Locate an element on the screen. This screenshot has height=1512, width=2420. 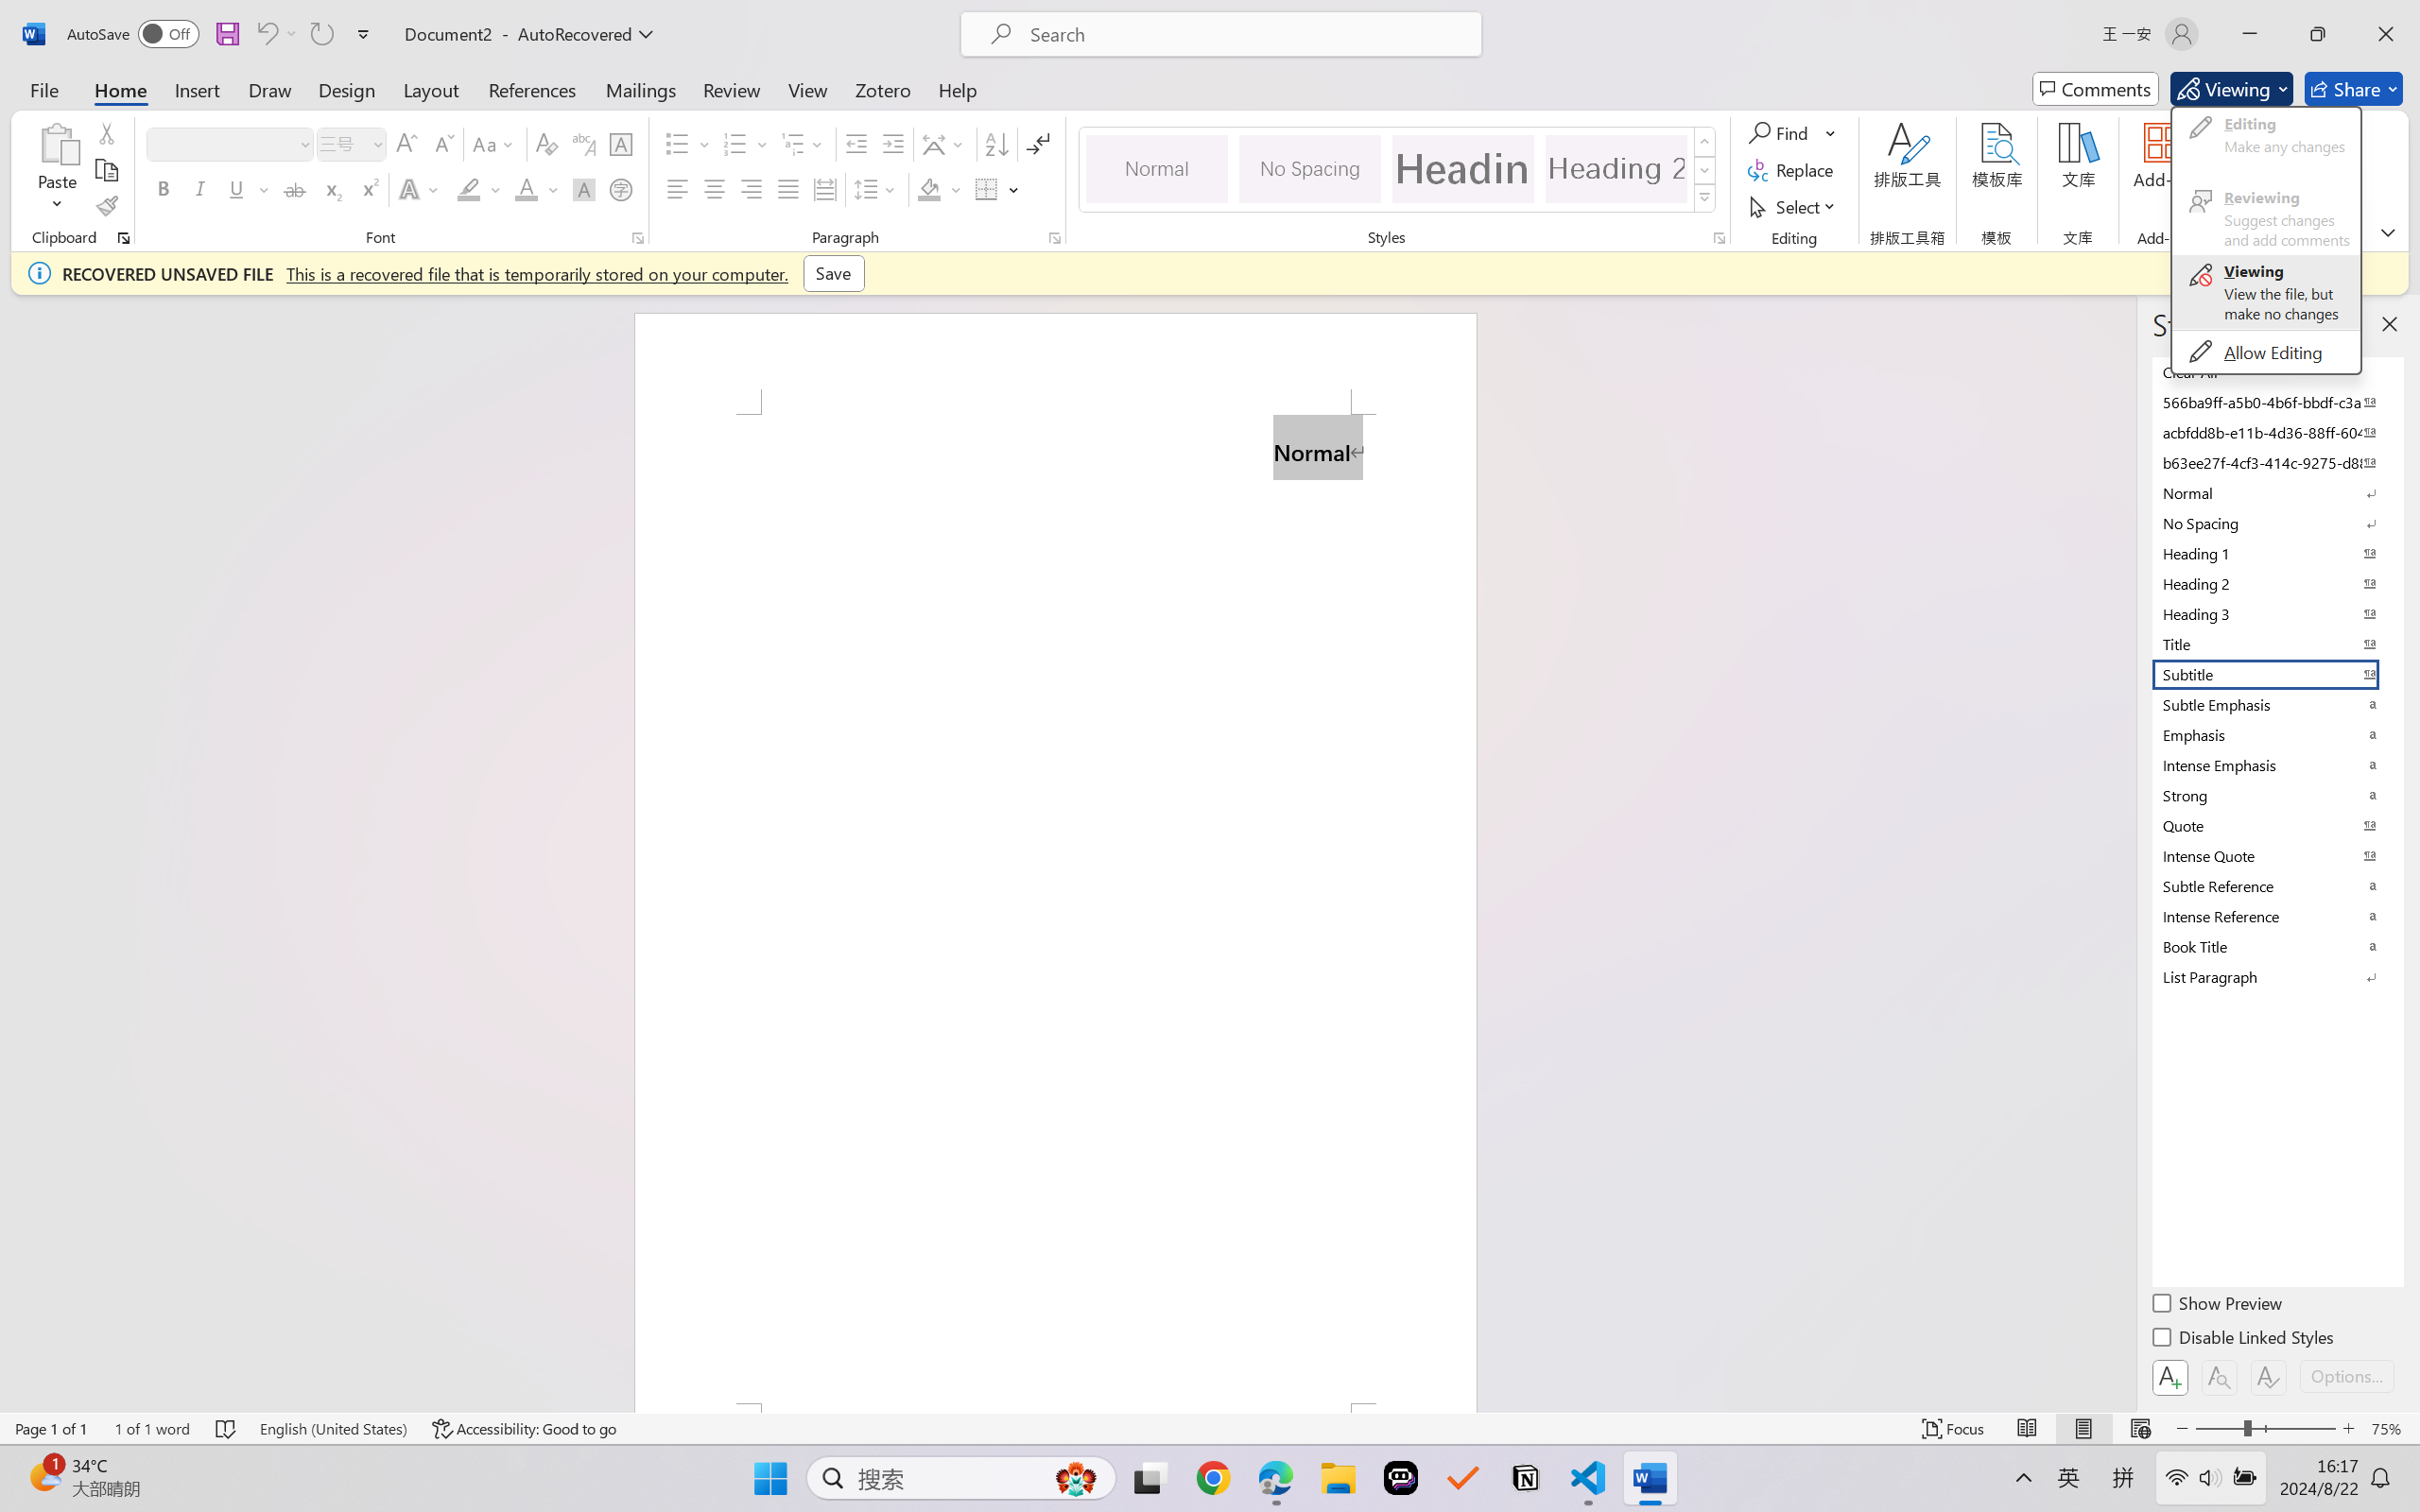
'Page Number Page 1 of 1' is located at coordinates (52, 1428).